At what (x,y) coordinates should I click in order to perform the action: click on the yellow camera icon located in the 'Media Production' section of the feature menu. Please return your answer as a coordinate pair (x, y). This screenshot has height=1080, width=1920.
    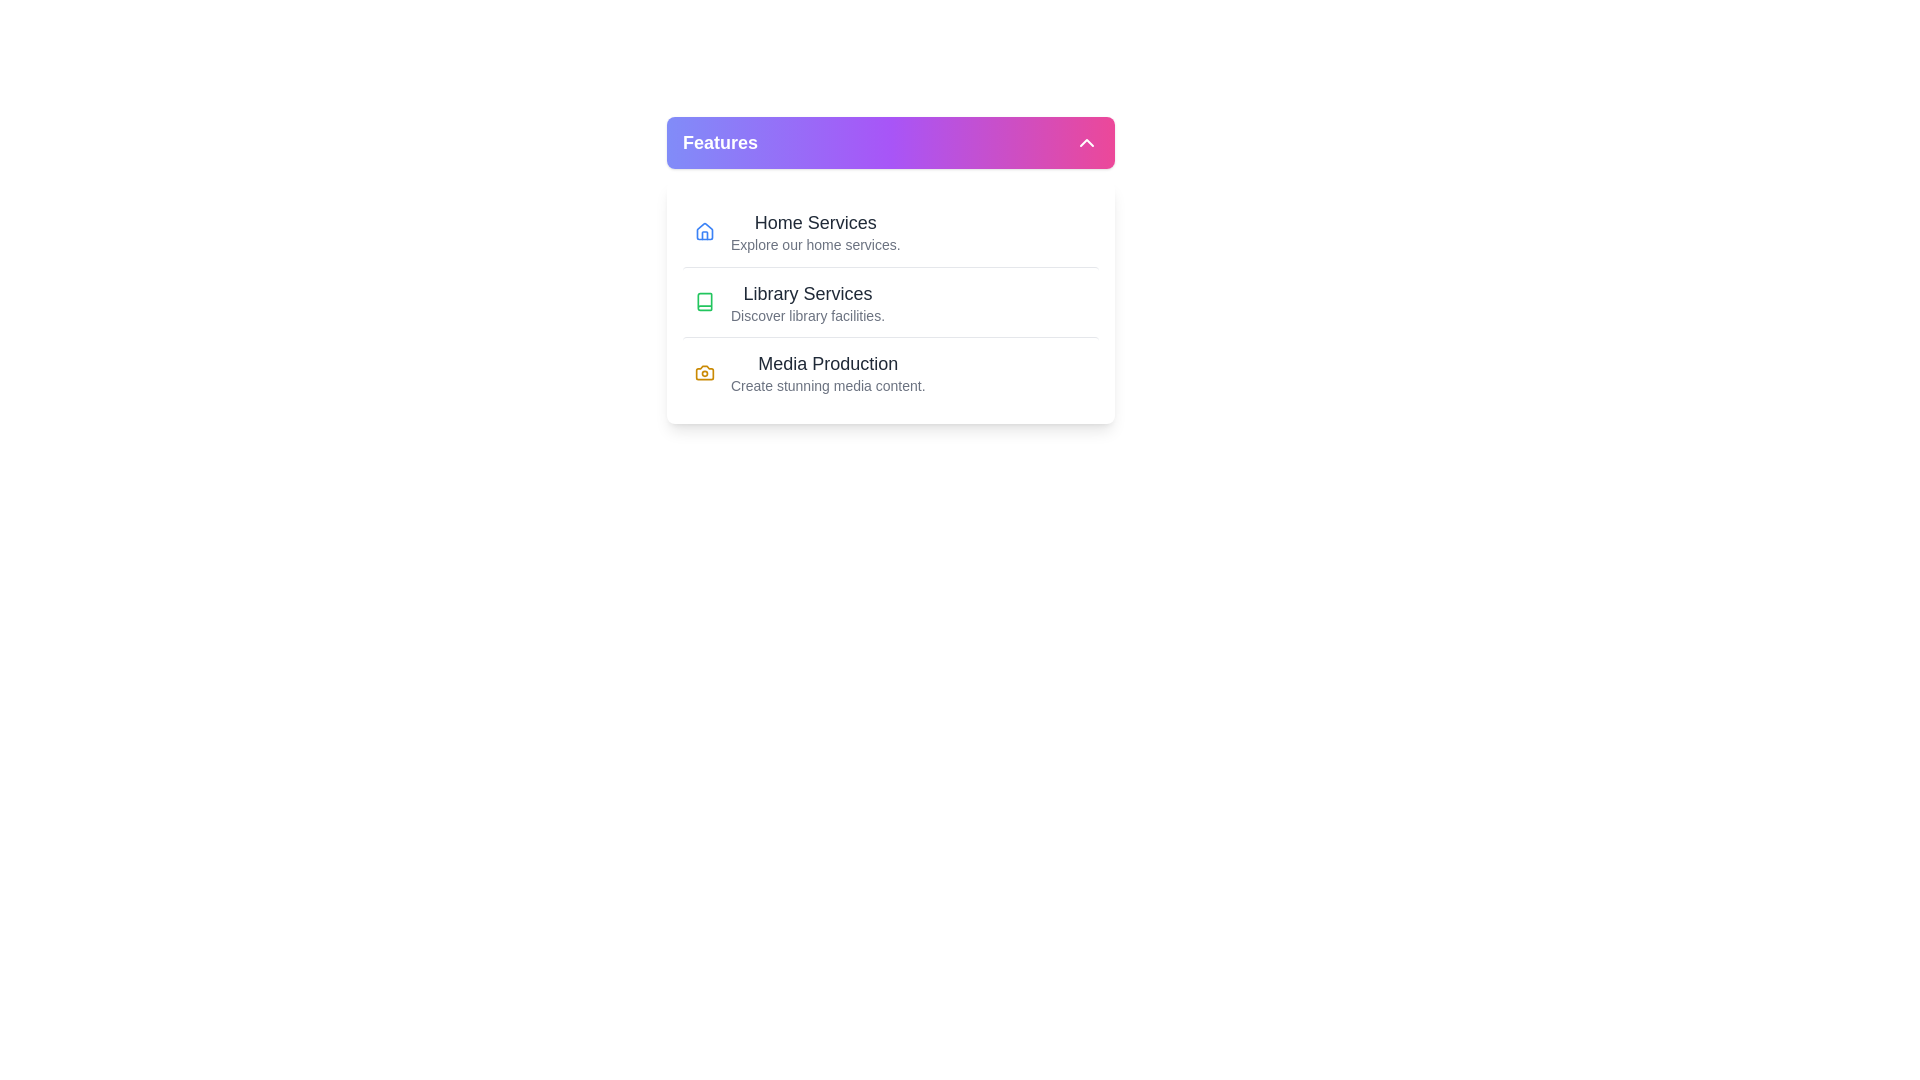
    Looking at the image, I should click on (705, 371).